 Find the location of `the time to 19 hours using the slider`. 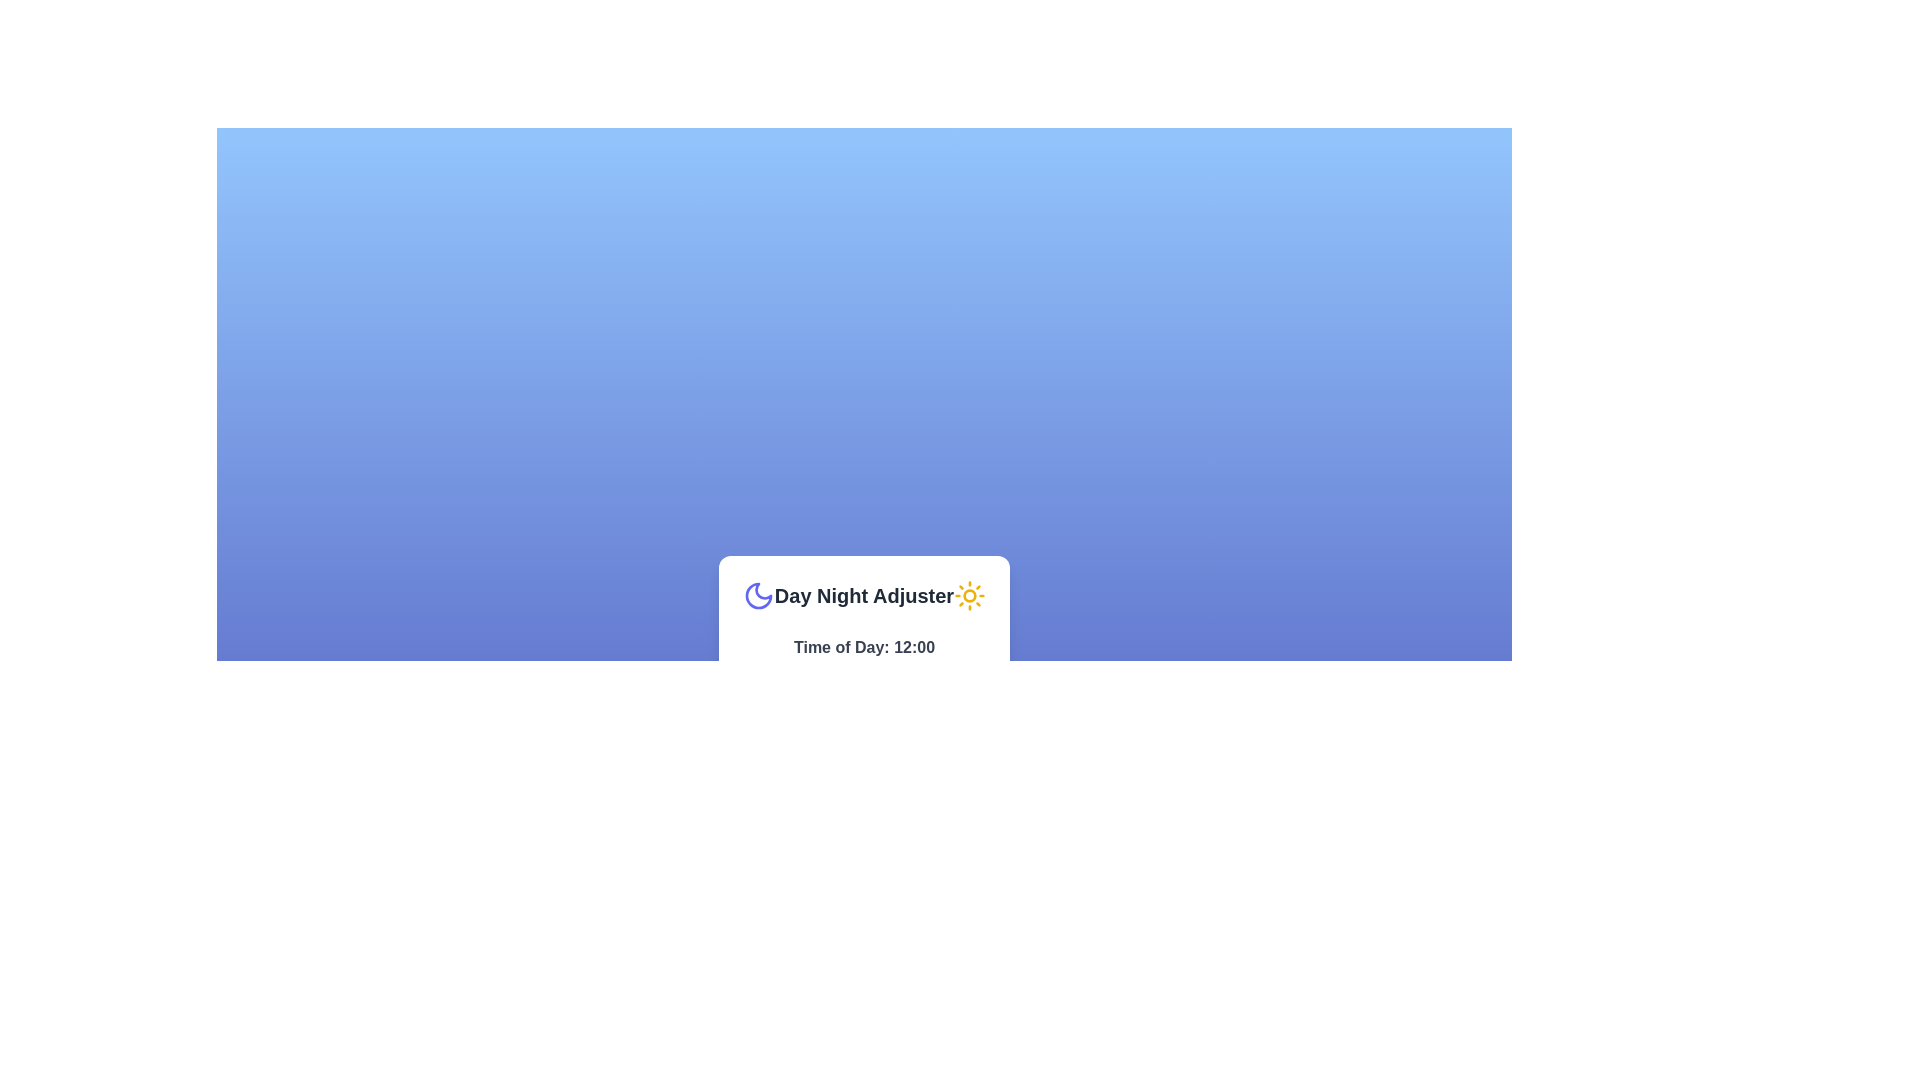

the time to 19 hours using the slider is located at coordinates (942, 670).